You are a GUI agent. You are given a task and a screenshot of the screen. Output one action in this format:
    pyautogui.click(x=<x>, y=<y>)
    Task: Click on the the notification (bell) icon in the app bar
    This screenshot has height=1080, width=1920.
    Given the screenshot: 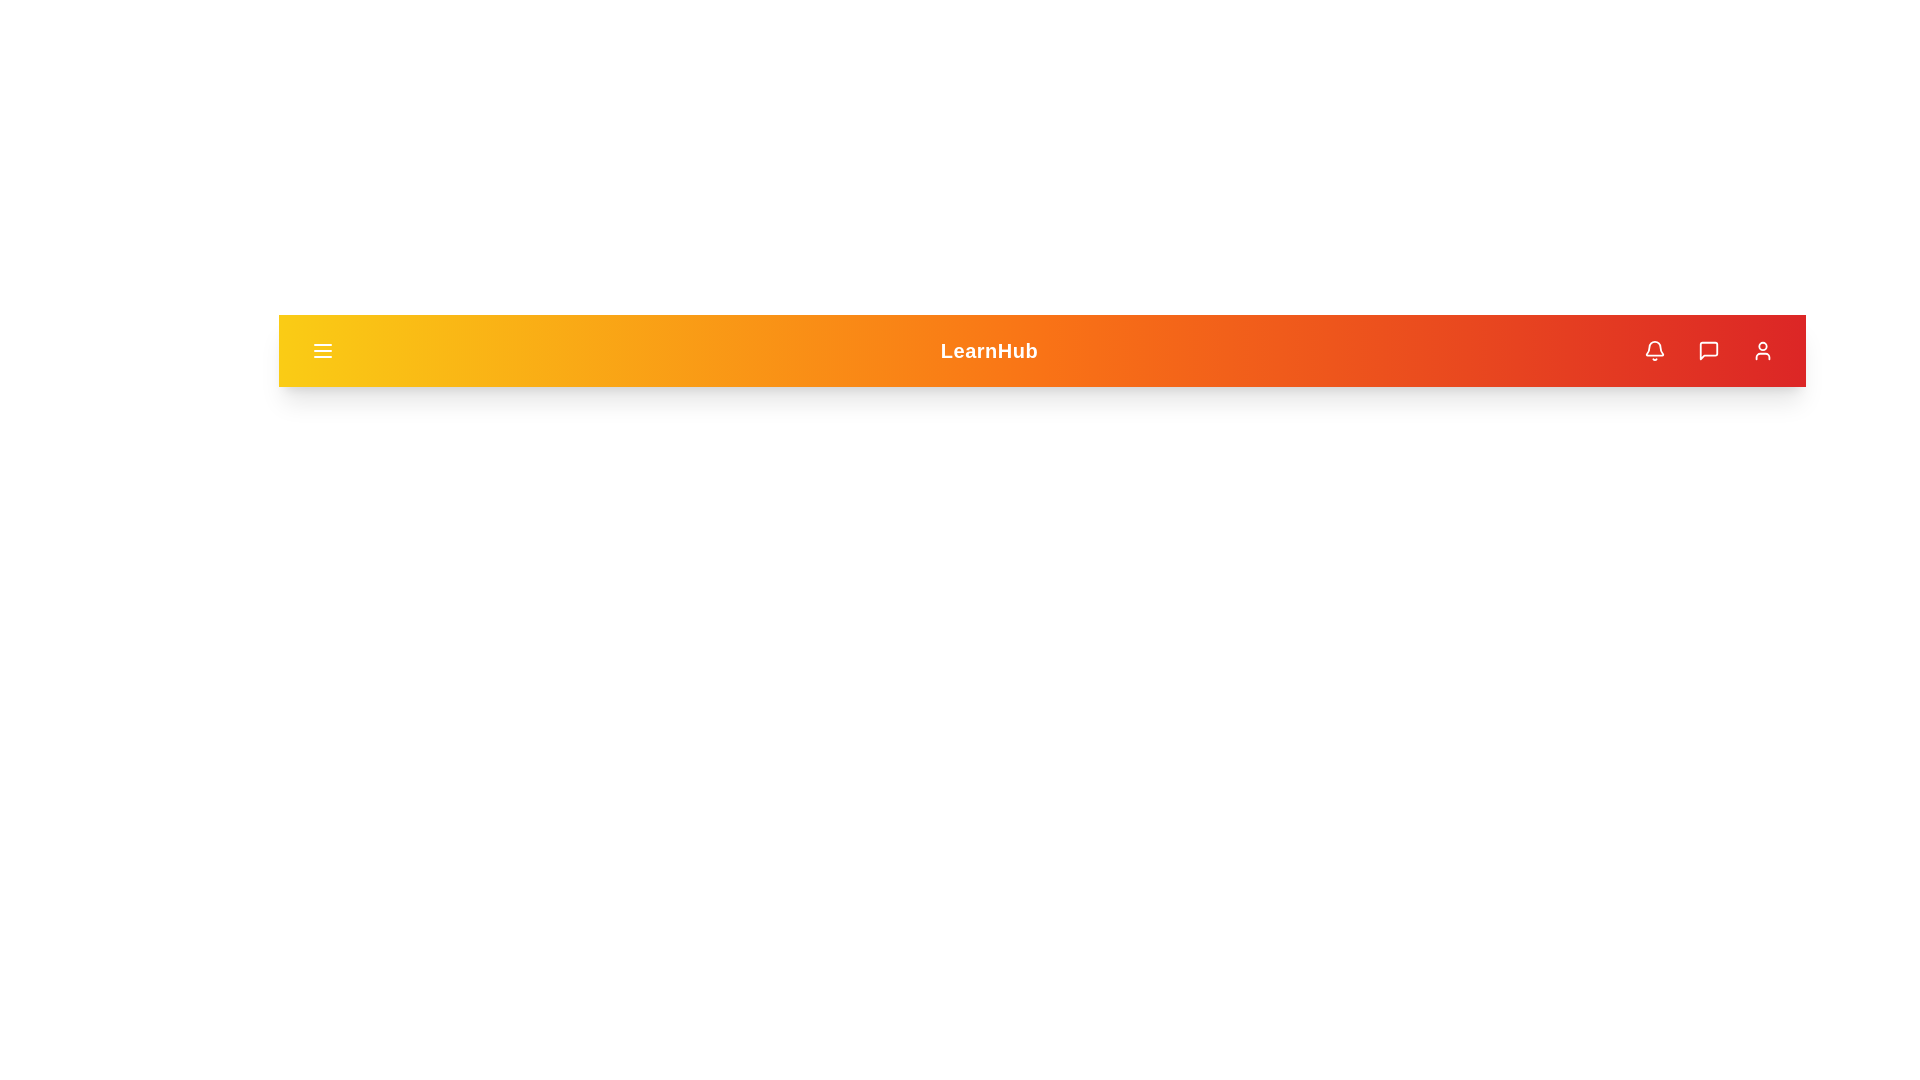 What is the action you would take?
    pyautogui.click(x=1655, y=350)
    